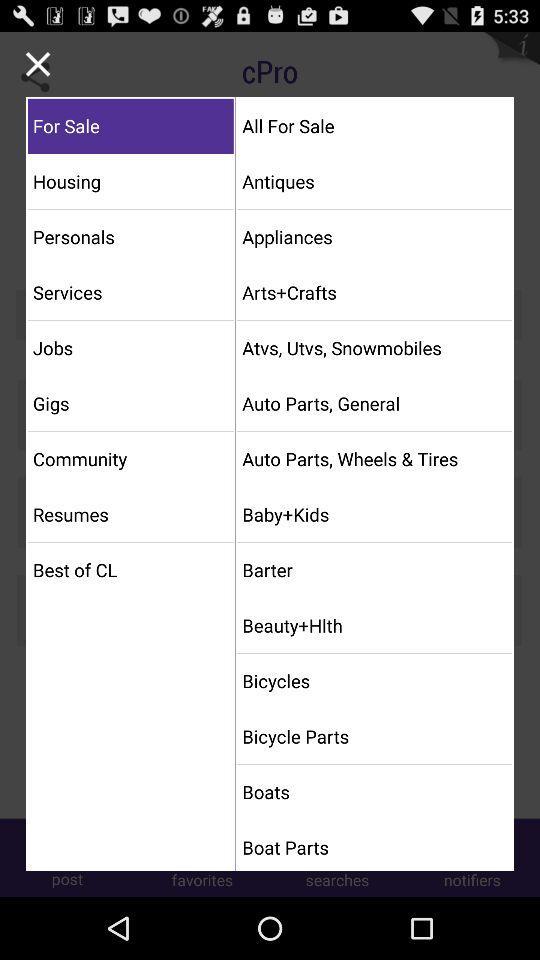 The width and height of the screenshot is (540, 960). What do you see at coordinates (374, 846) in the screenshot?
I see `boat parts` at bounding box center [374, 846].